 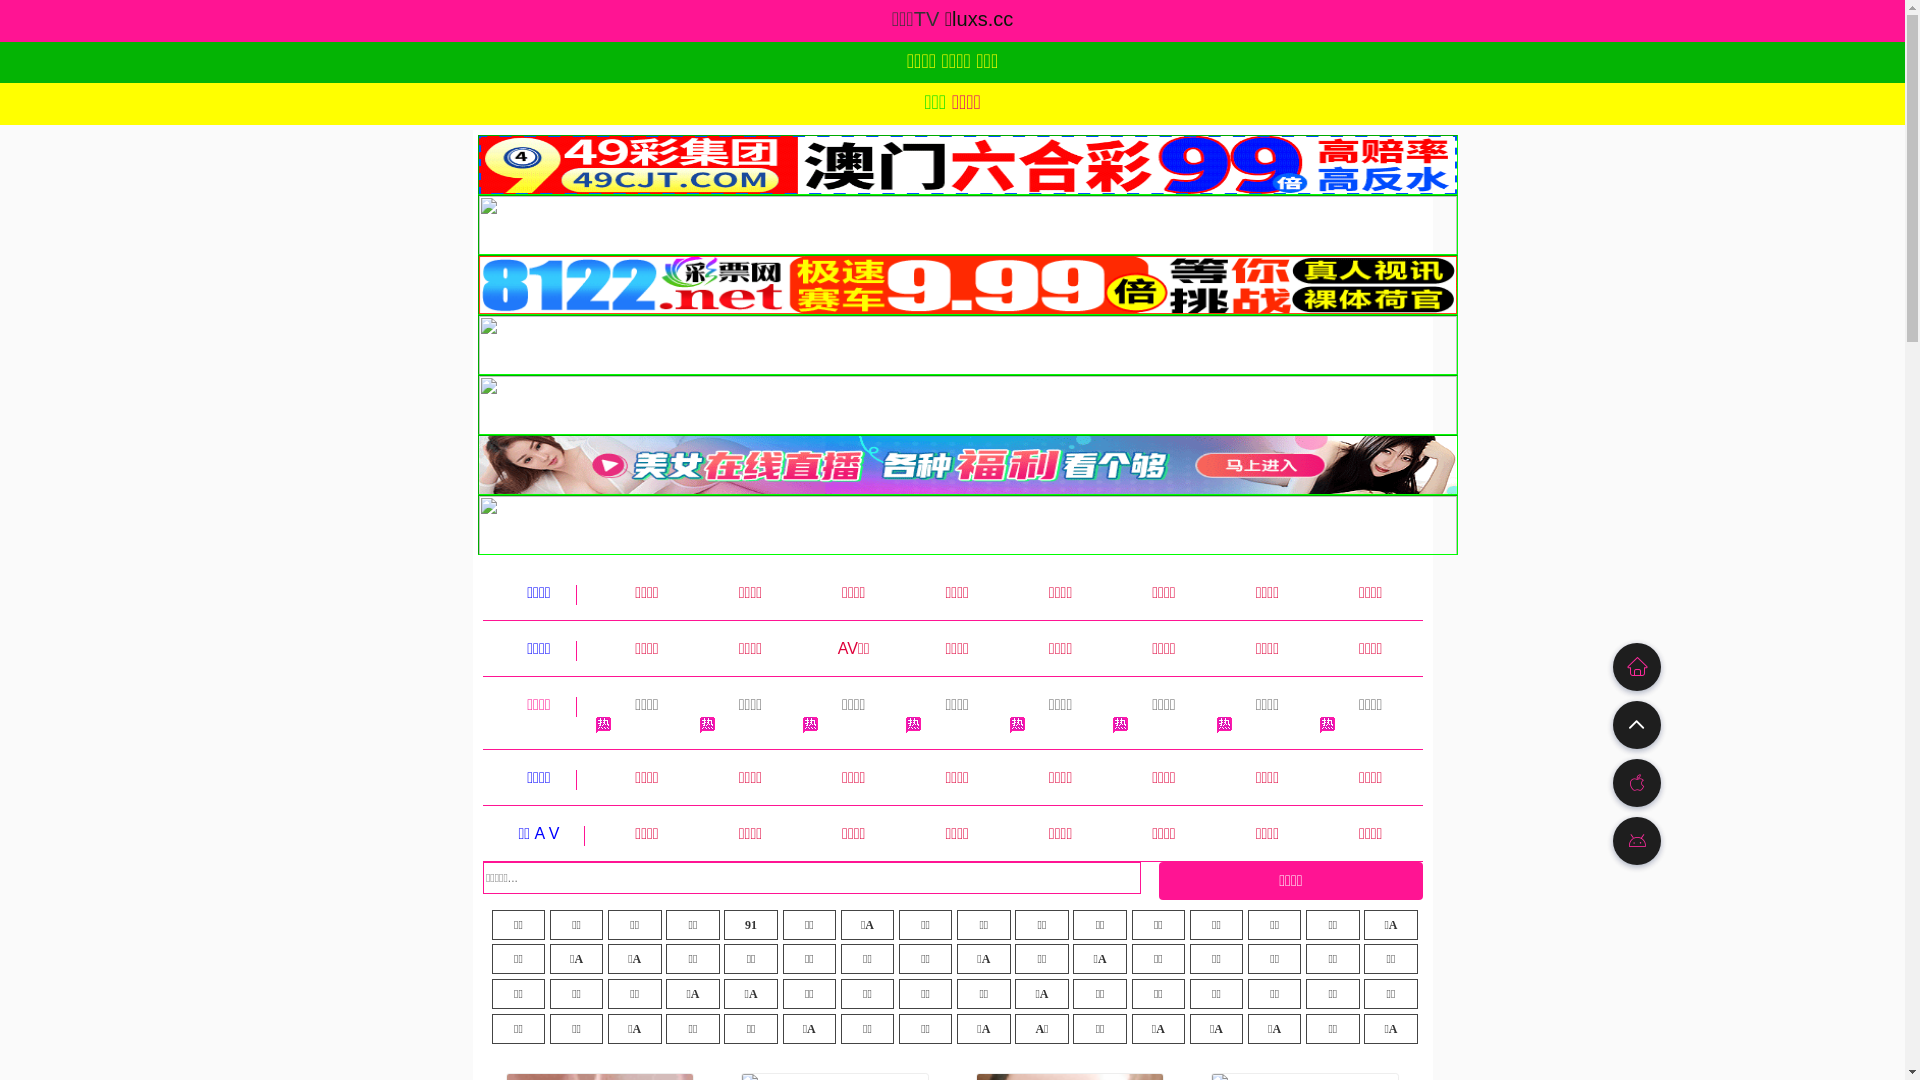 What do you see at coordinates (749, 925) in the screenshot?
I see `'91'` at bounding box center [749, 925].